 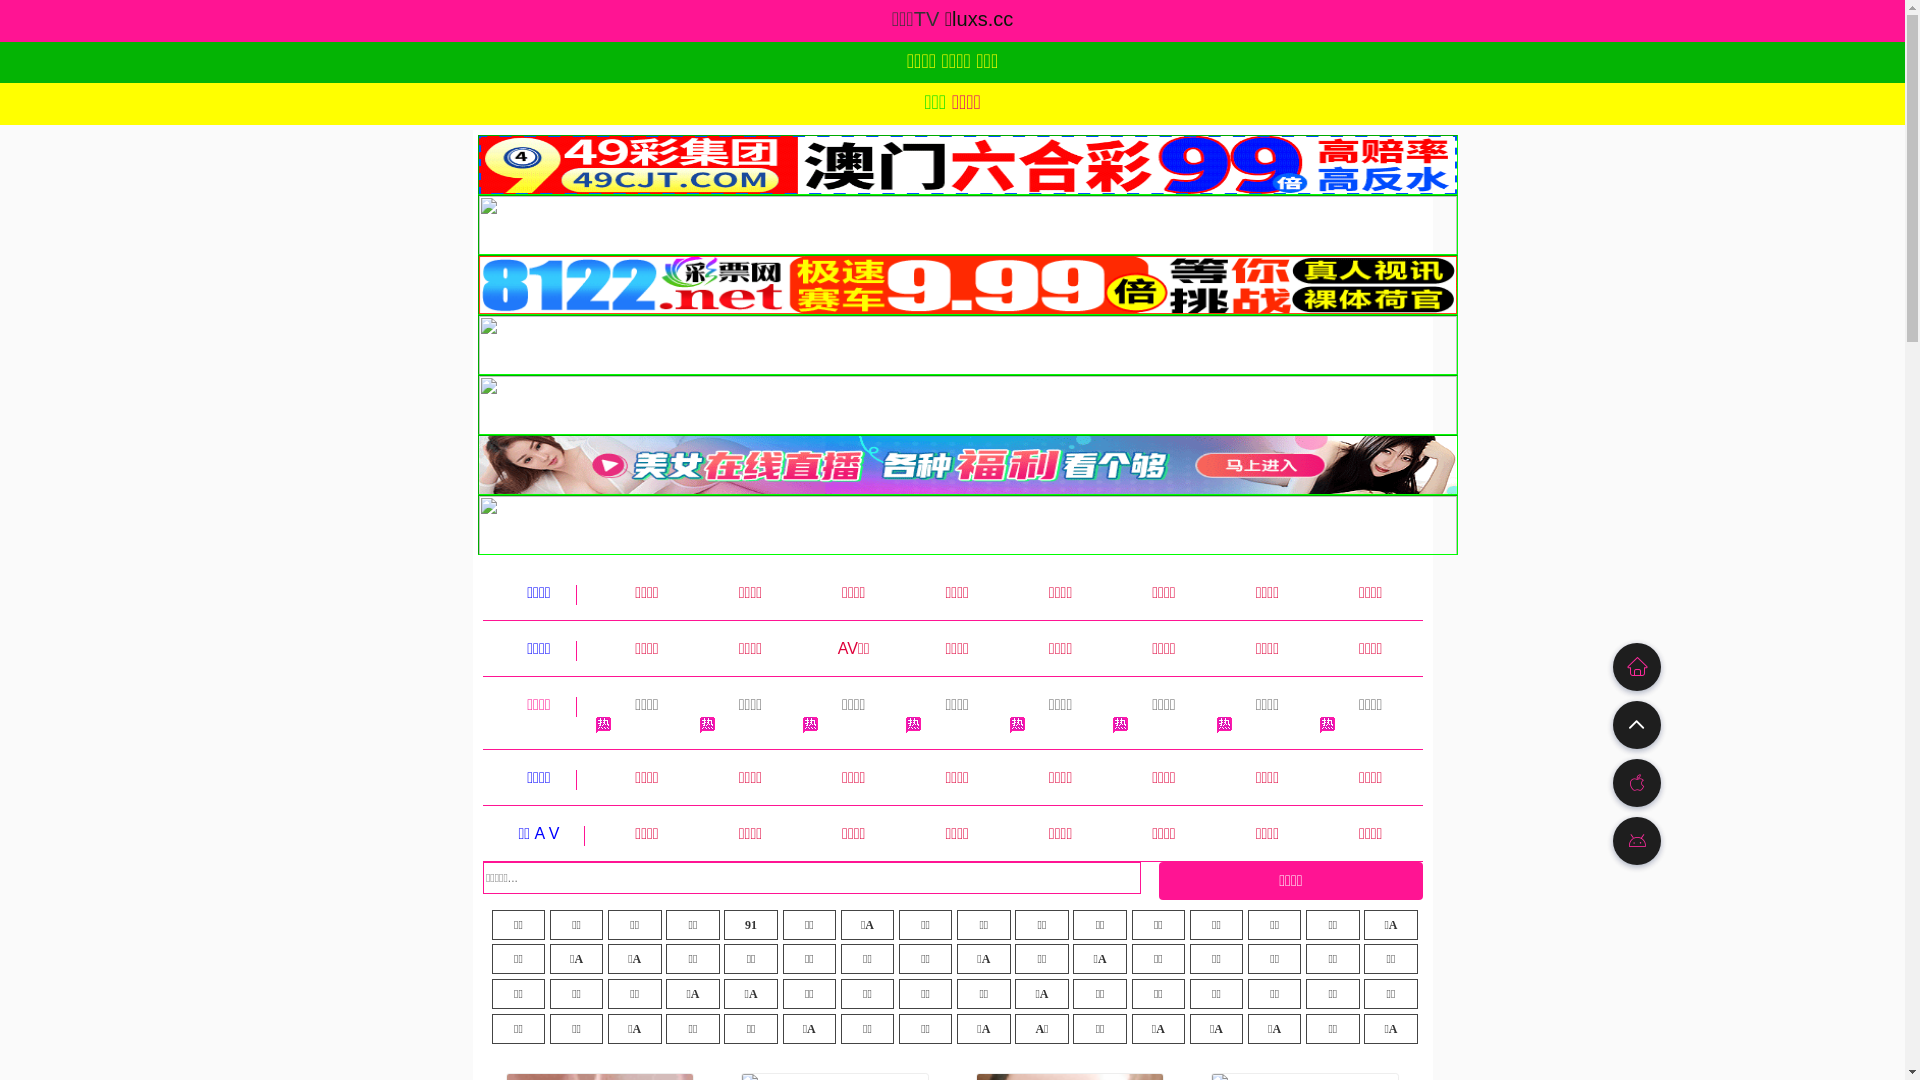 What do you see at coordinates (749, 925) in the screenshot?
I see `'91'` at bounding box center [749, 925].